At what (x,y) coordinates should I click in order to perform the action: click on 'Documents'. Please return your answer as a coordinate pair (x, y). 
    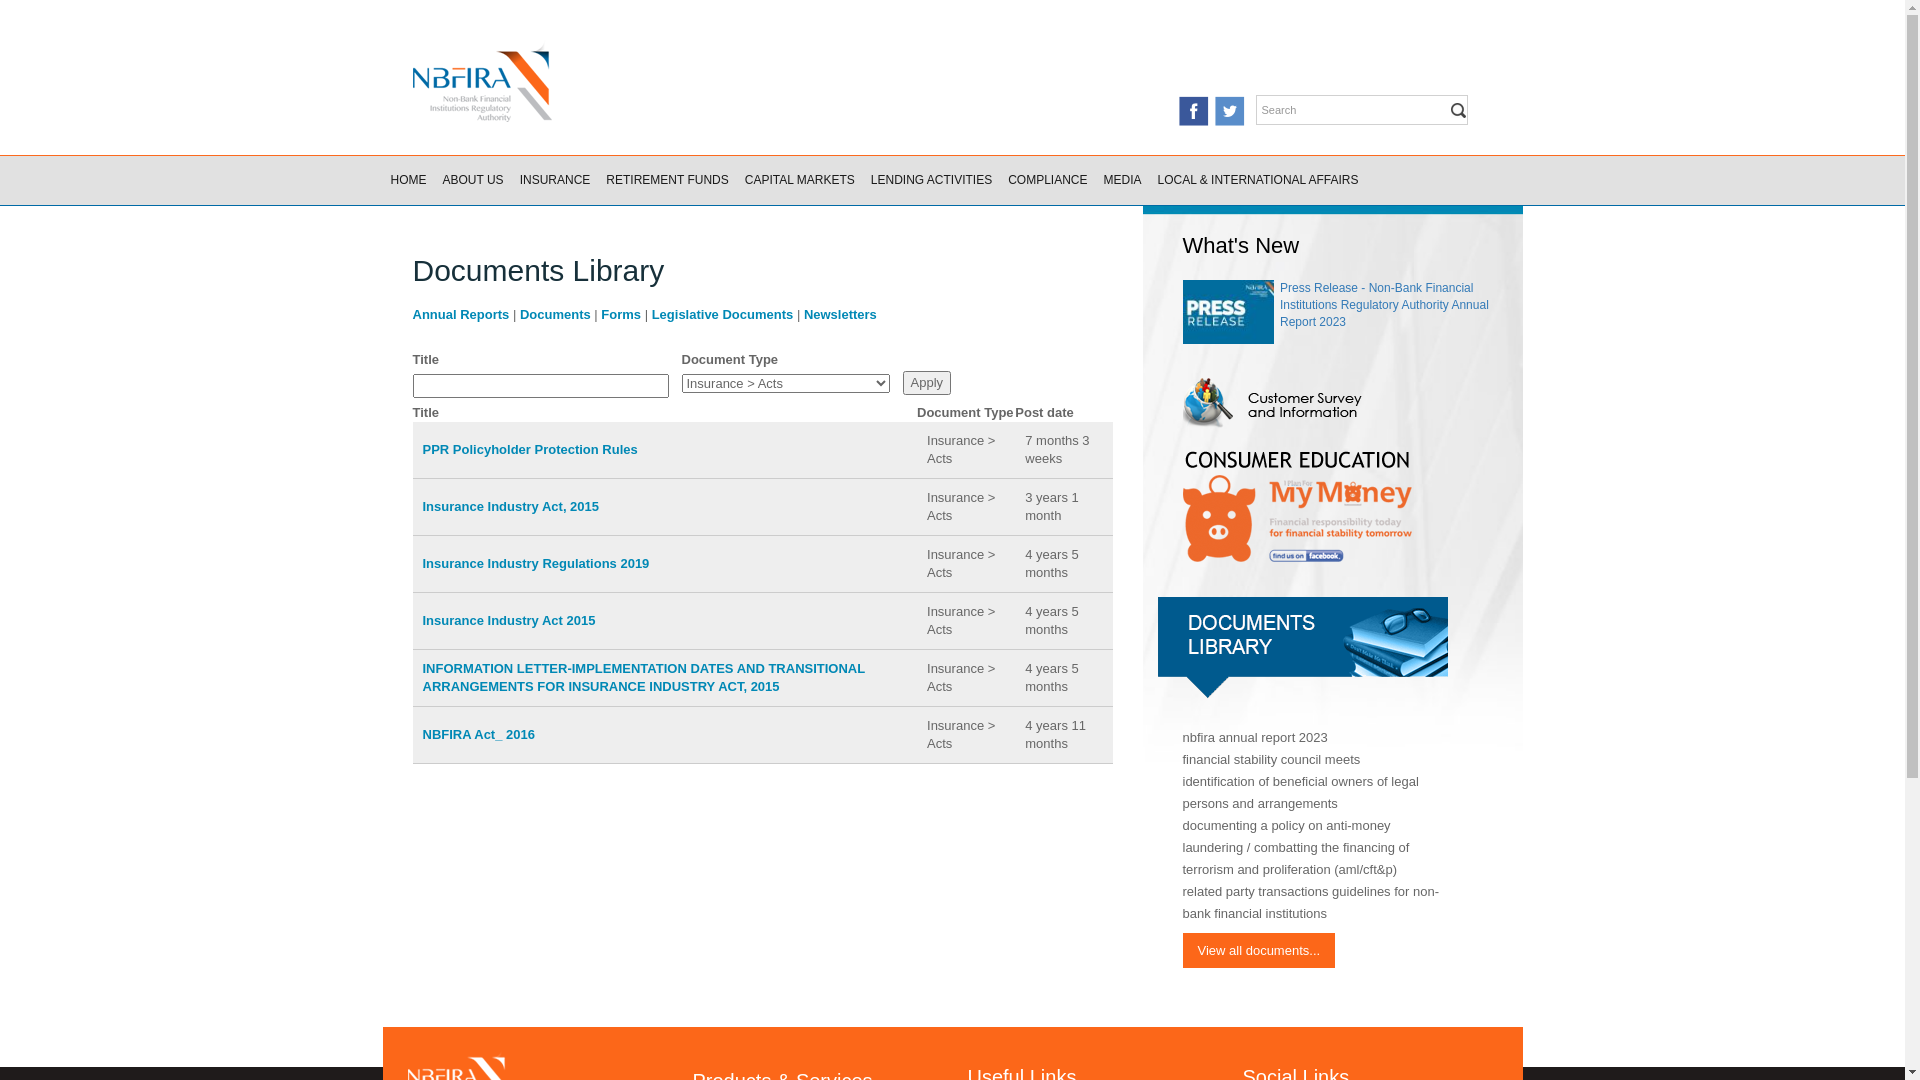
    Looking at the image, I should click on (555, 314).